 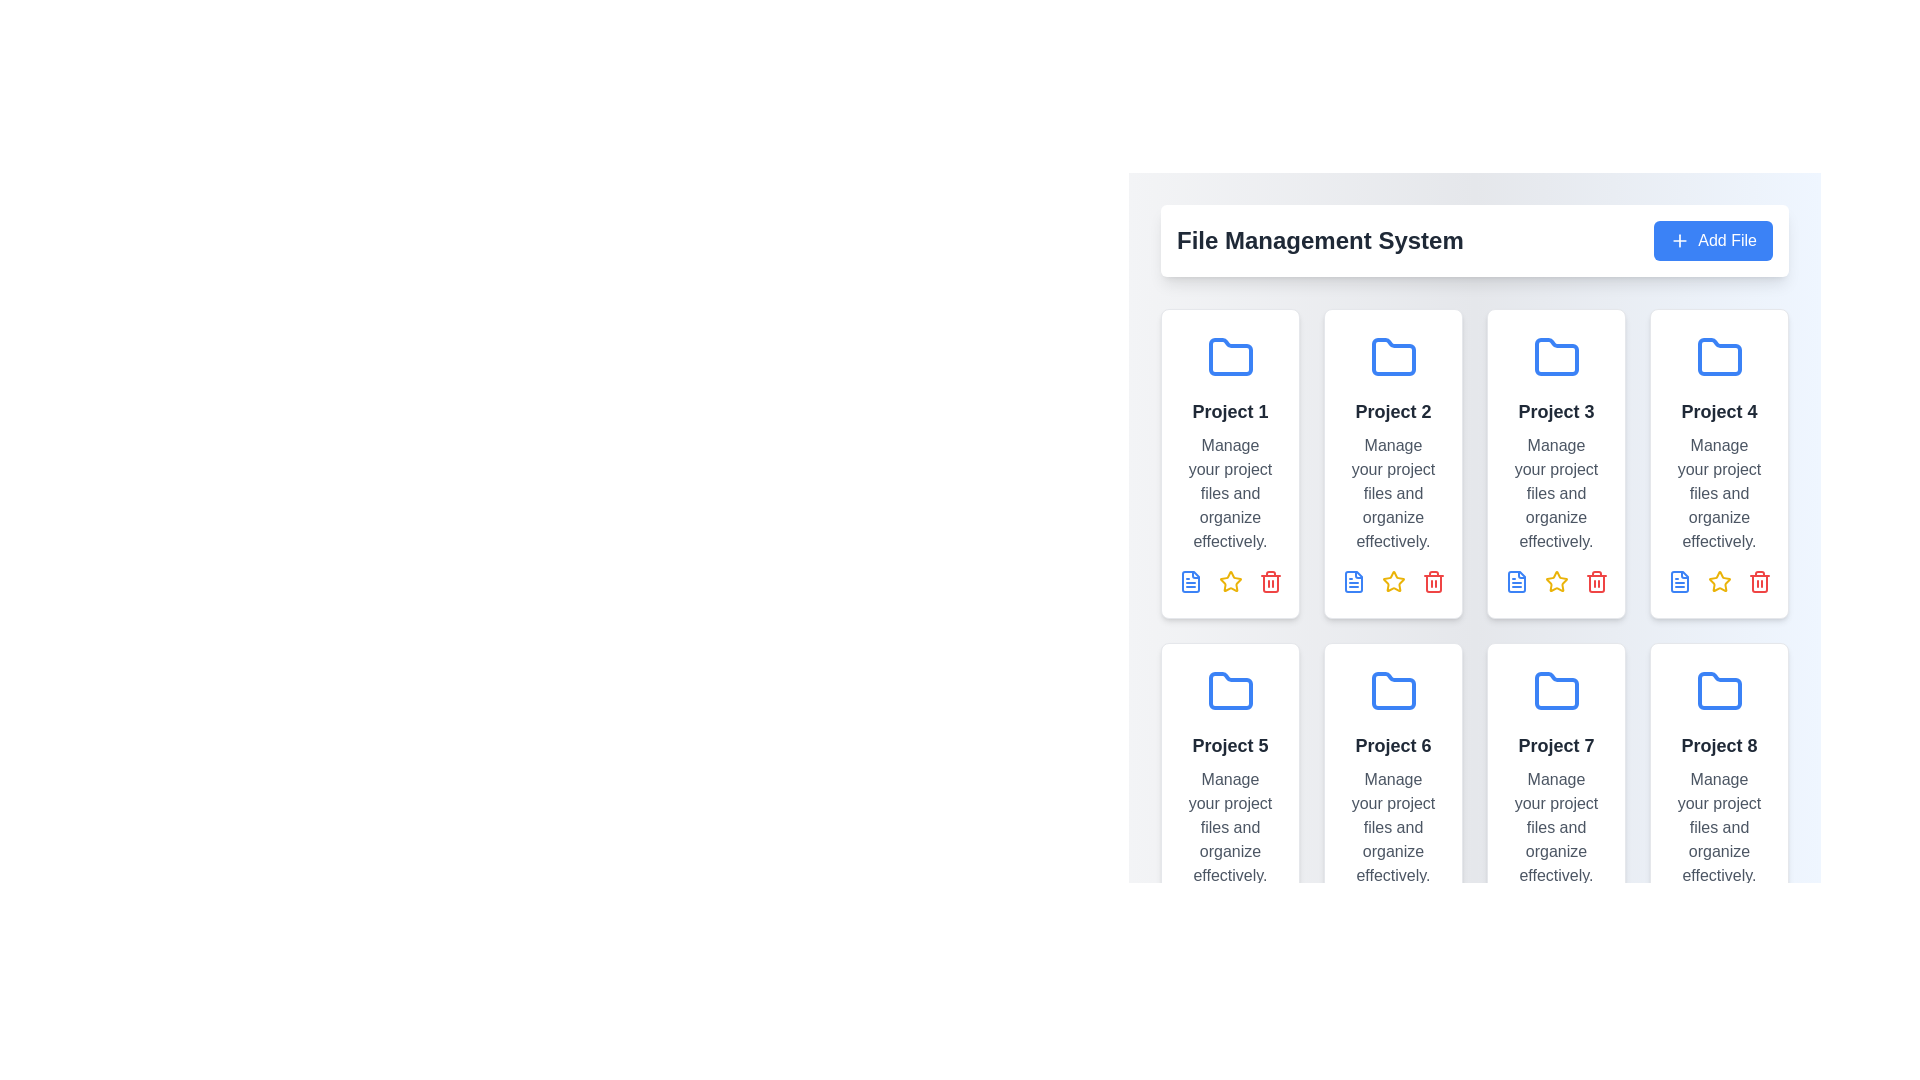 I want to click on the document-shaped icon located in the 'Project 1' card area, which is part of a cluster of three icons below the title text 'Project 1', so click(x=1190, y=582).